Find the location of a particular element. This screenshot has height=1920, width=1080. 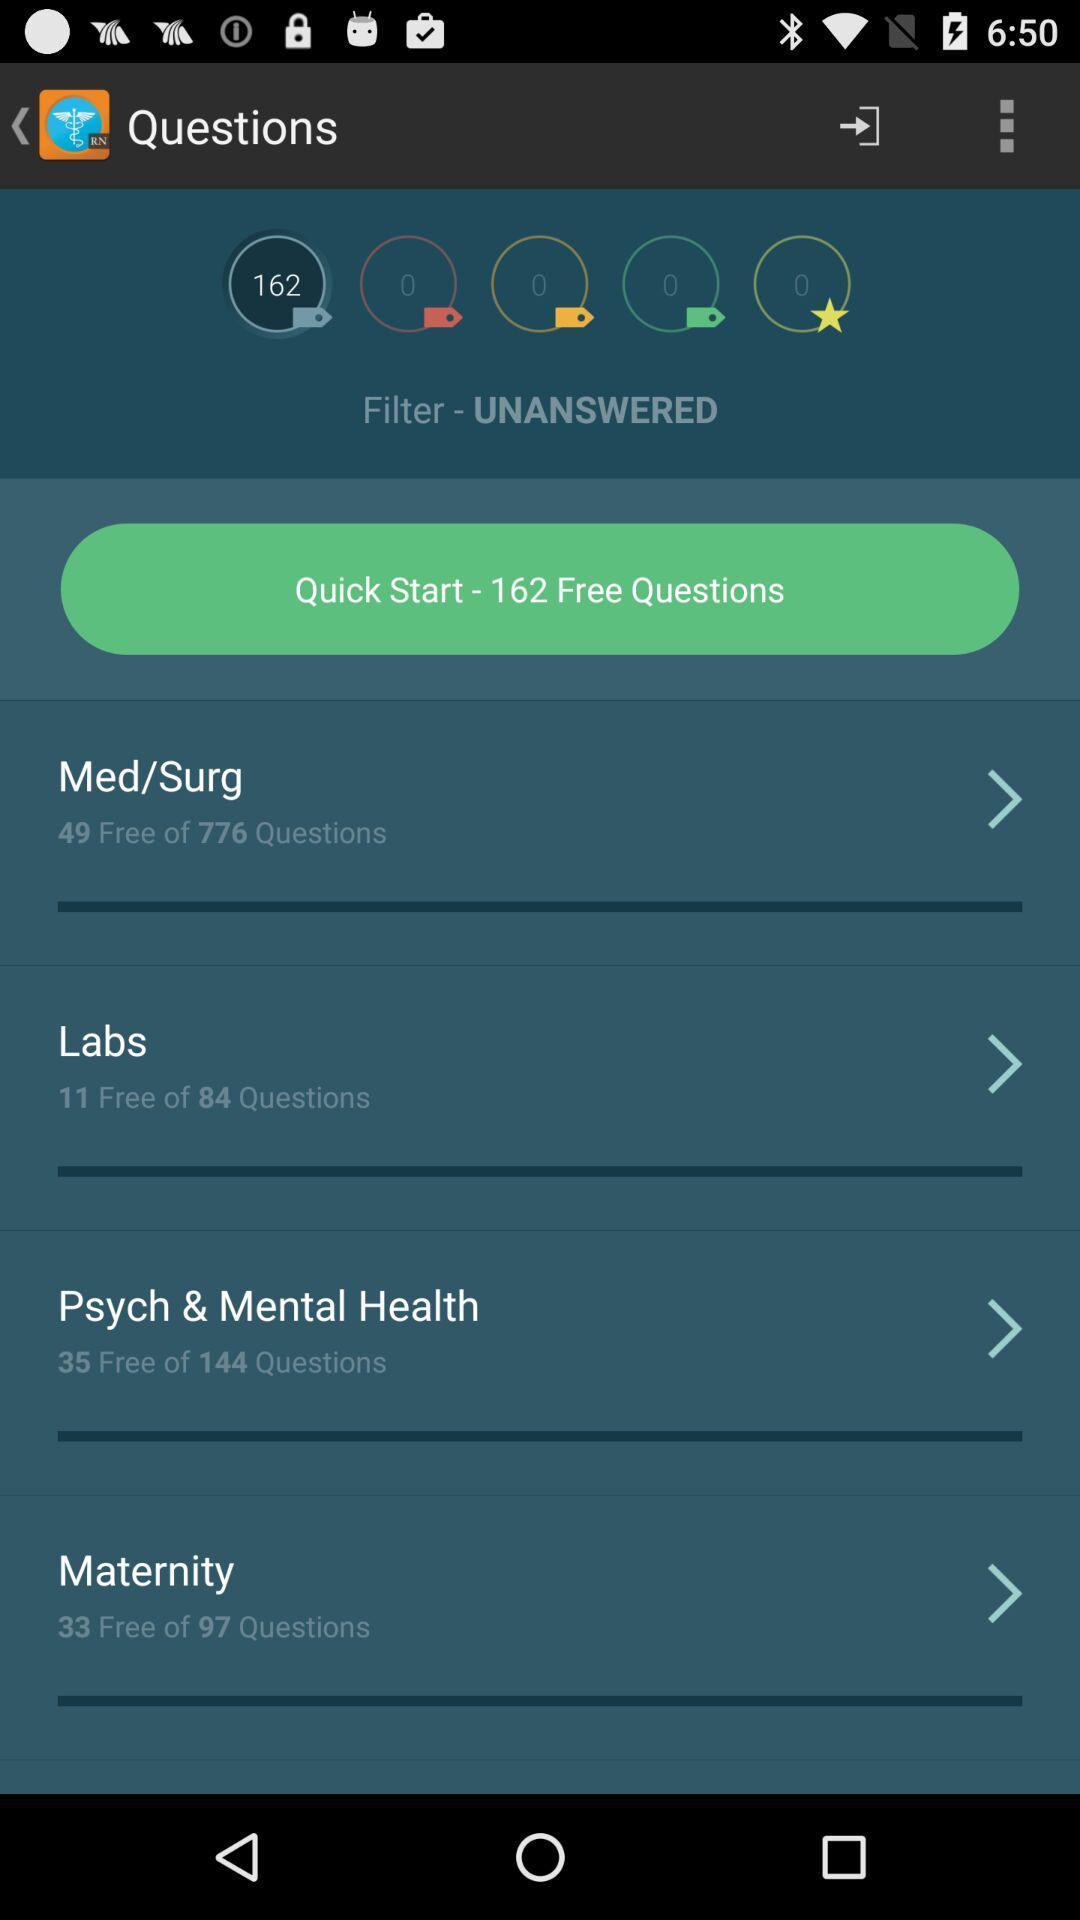

see favorited is located at coordinates (801, 282).